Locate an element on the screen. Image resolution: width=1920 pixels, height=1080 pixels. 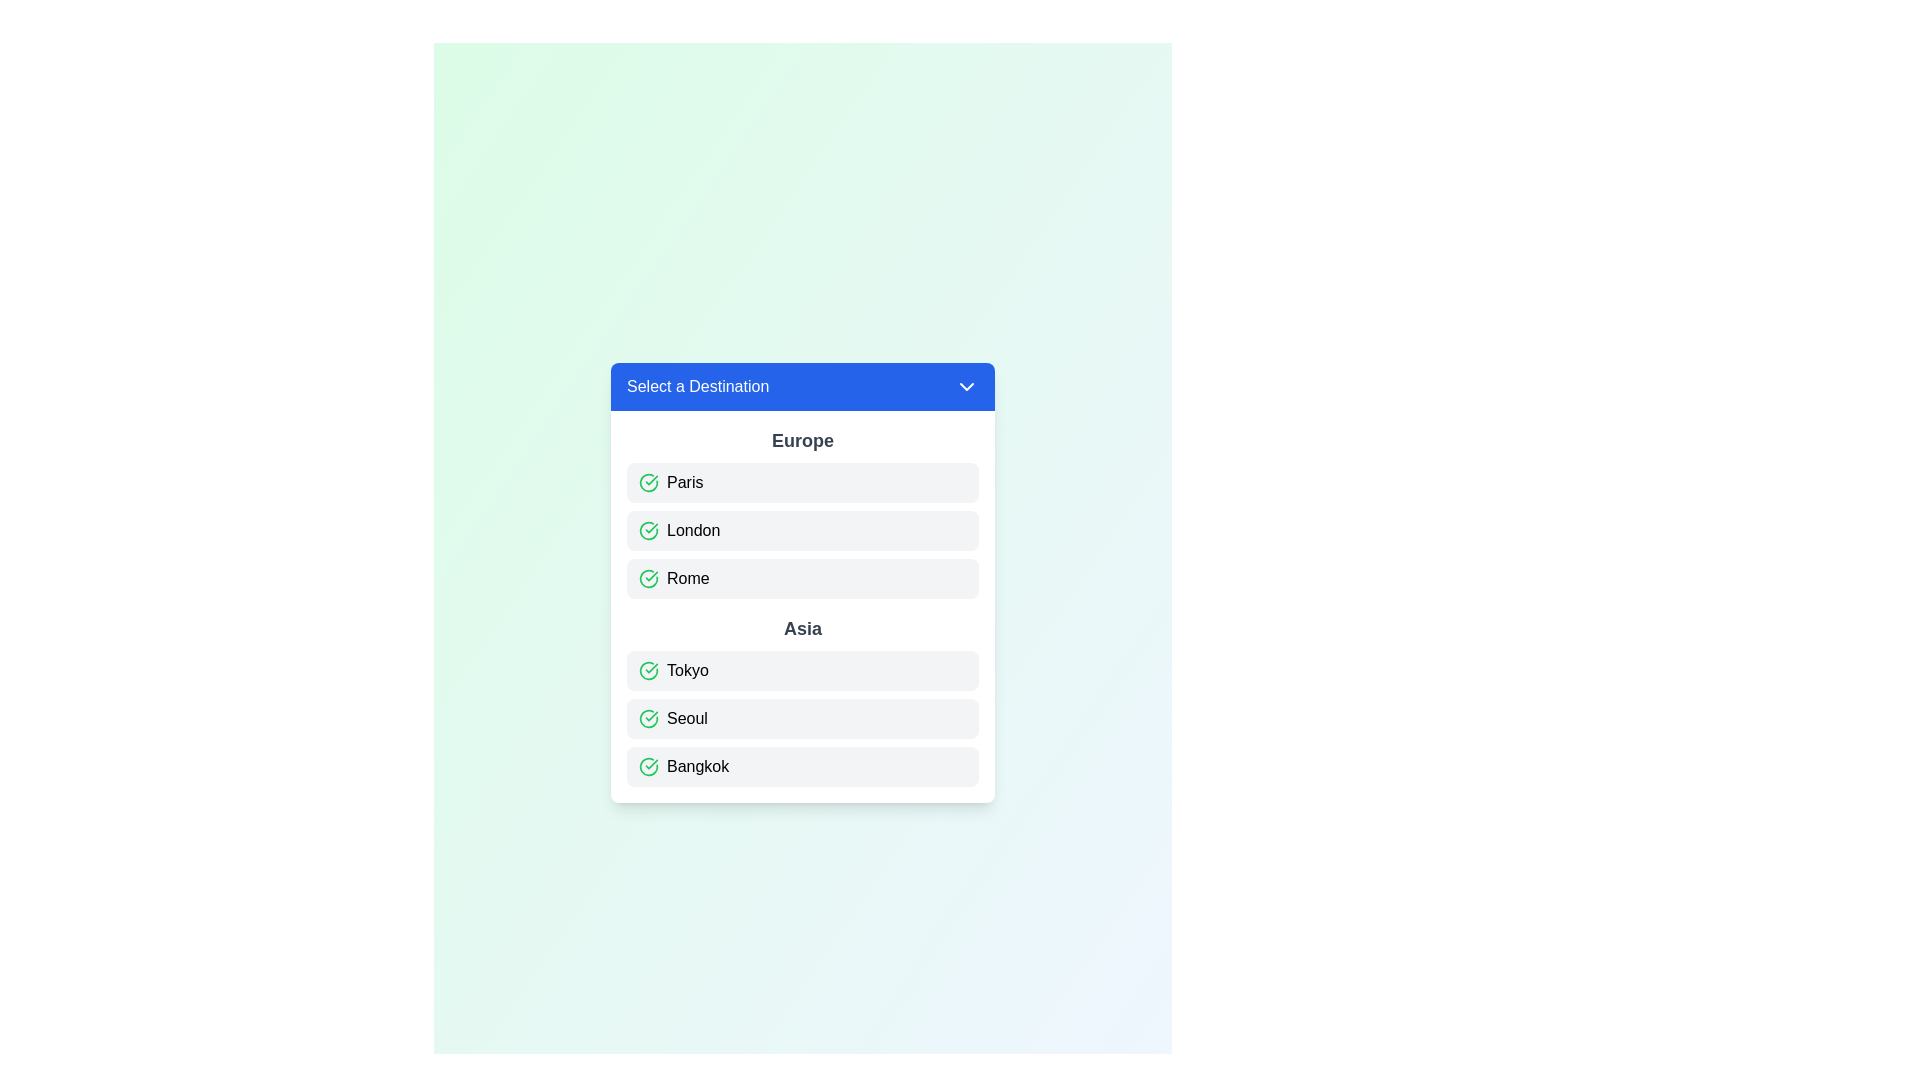
the green checkmark icon located to the left of the text 'Bangkok' in the Asian cities list is located at coordinates (648, 766).